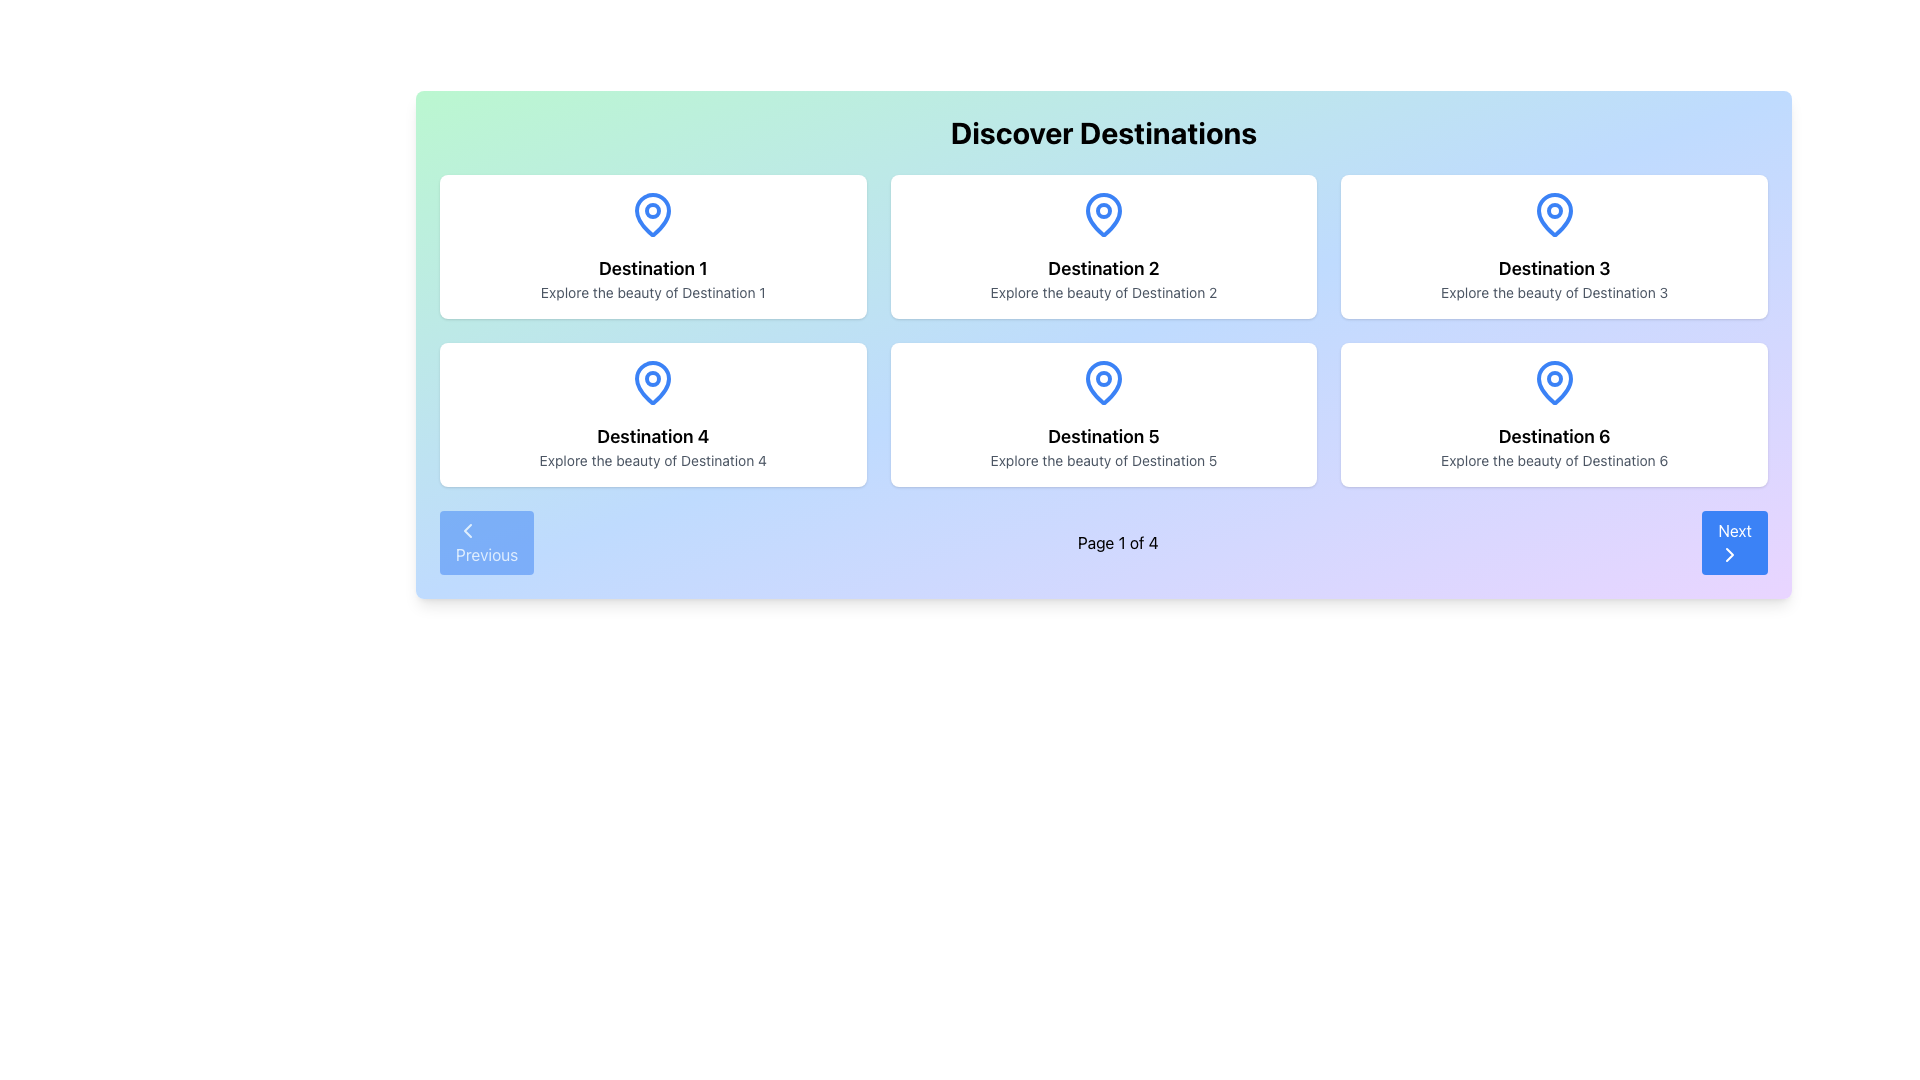 The width and height of the screenshot is (1920, 1080). Describe the element at coordinates (1553, 268) in the screenshot. I see `text label titled 'Destination 3' which is styled in bold font and is located in the second card of the first row in a 2x3 grid` at that location.